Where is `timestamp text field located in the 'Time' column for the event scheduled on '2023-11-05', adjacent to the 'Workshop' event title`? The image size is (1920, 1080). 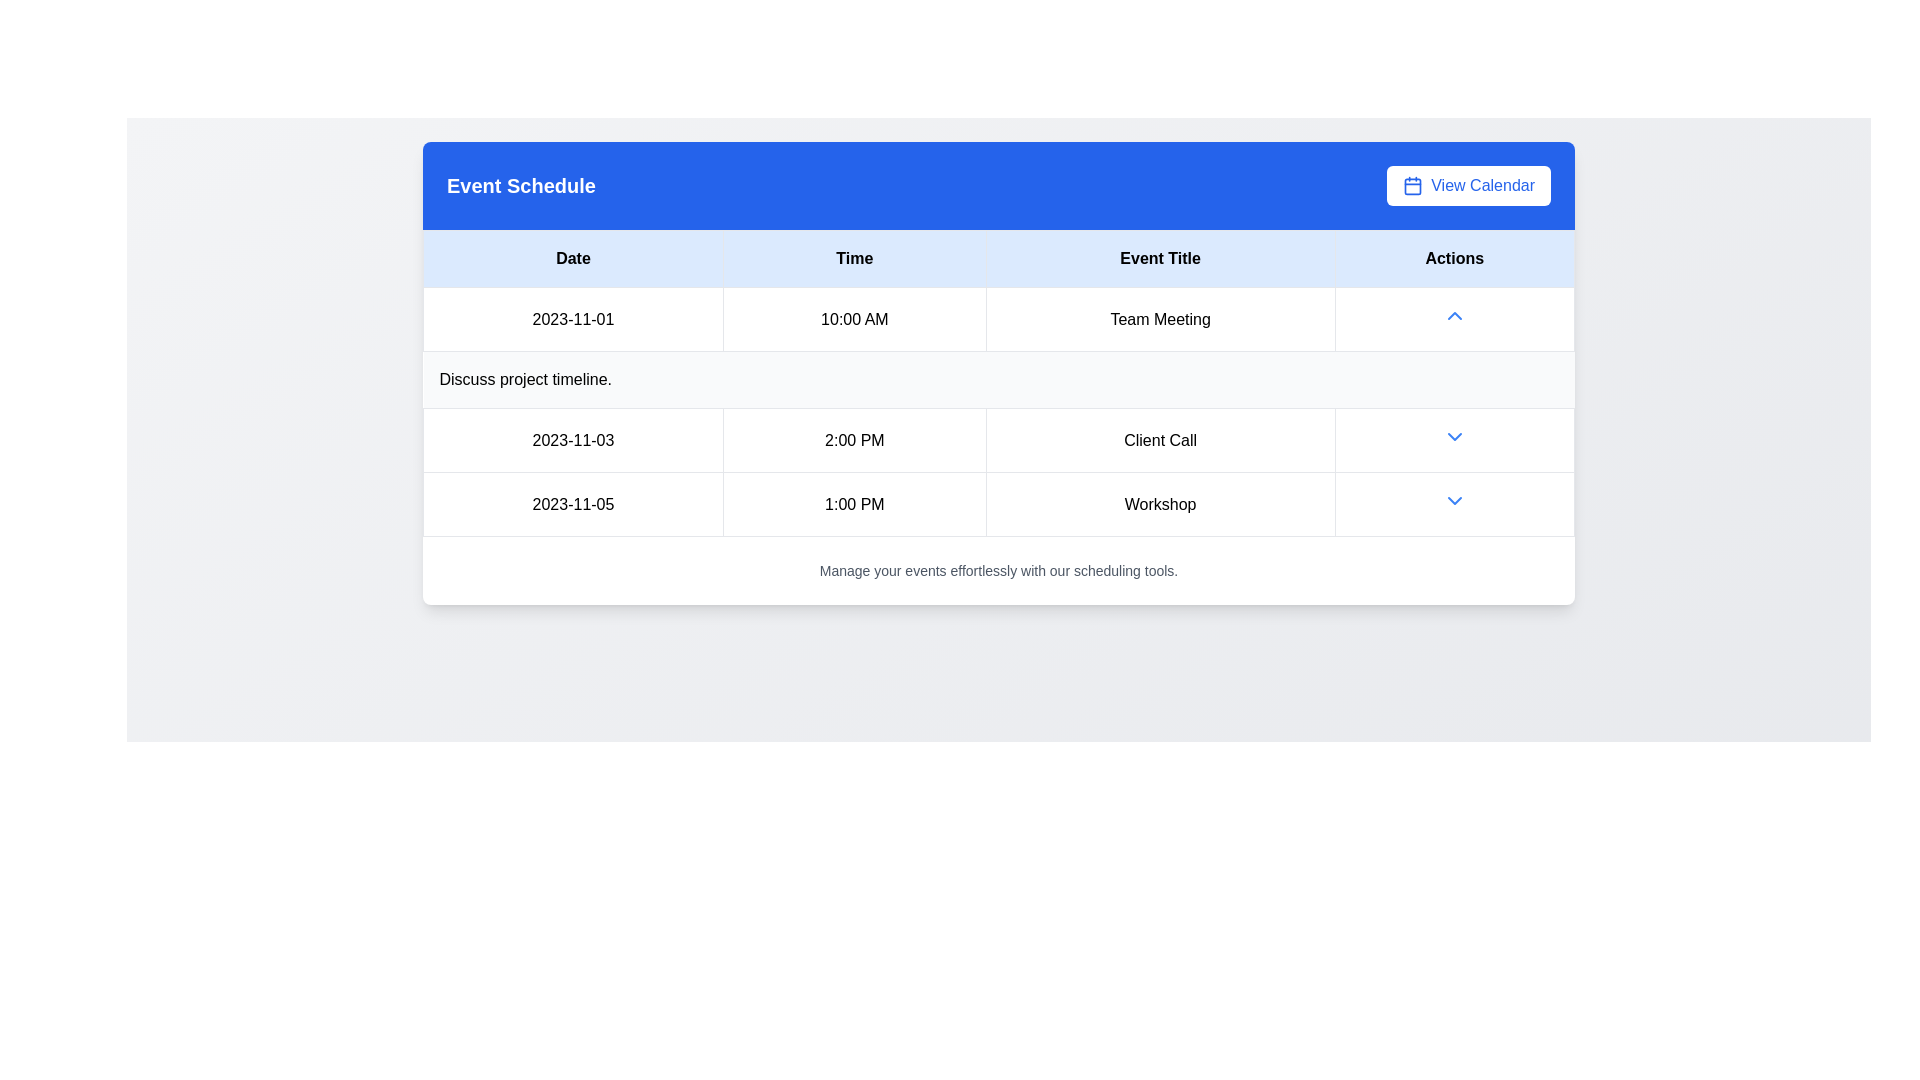
timestamp text field located in the 'Time' column for the event scheduled on '2023-11-05', adjacent to the 'Workshop' event title is located at coordinates (854, 503).